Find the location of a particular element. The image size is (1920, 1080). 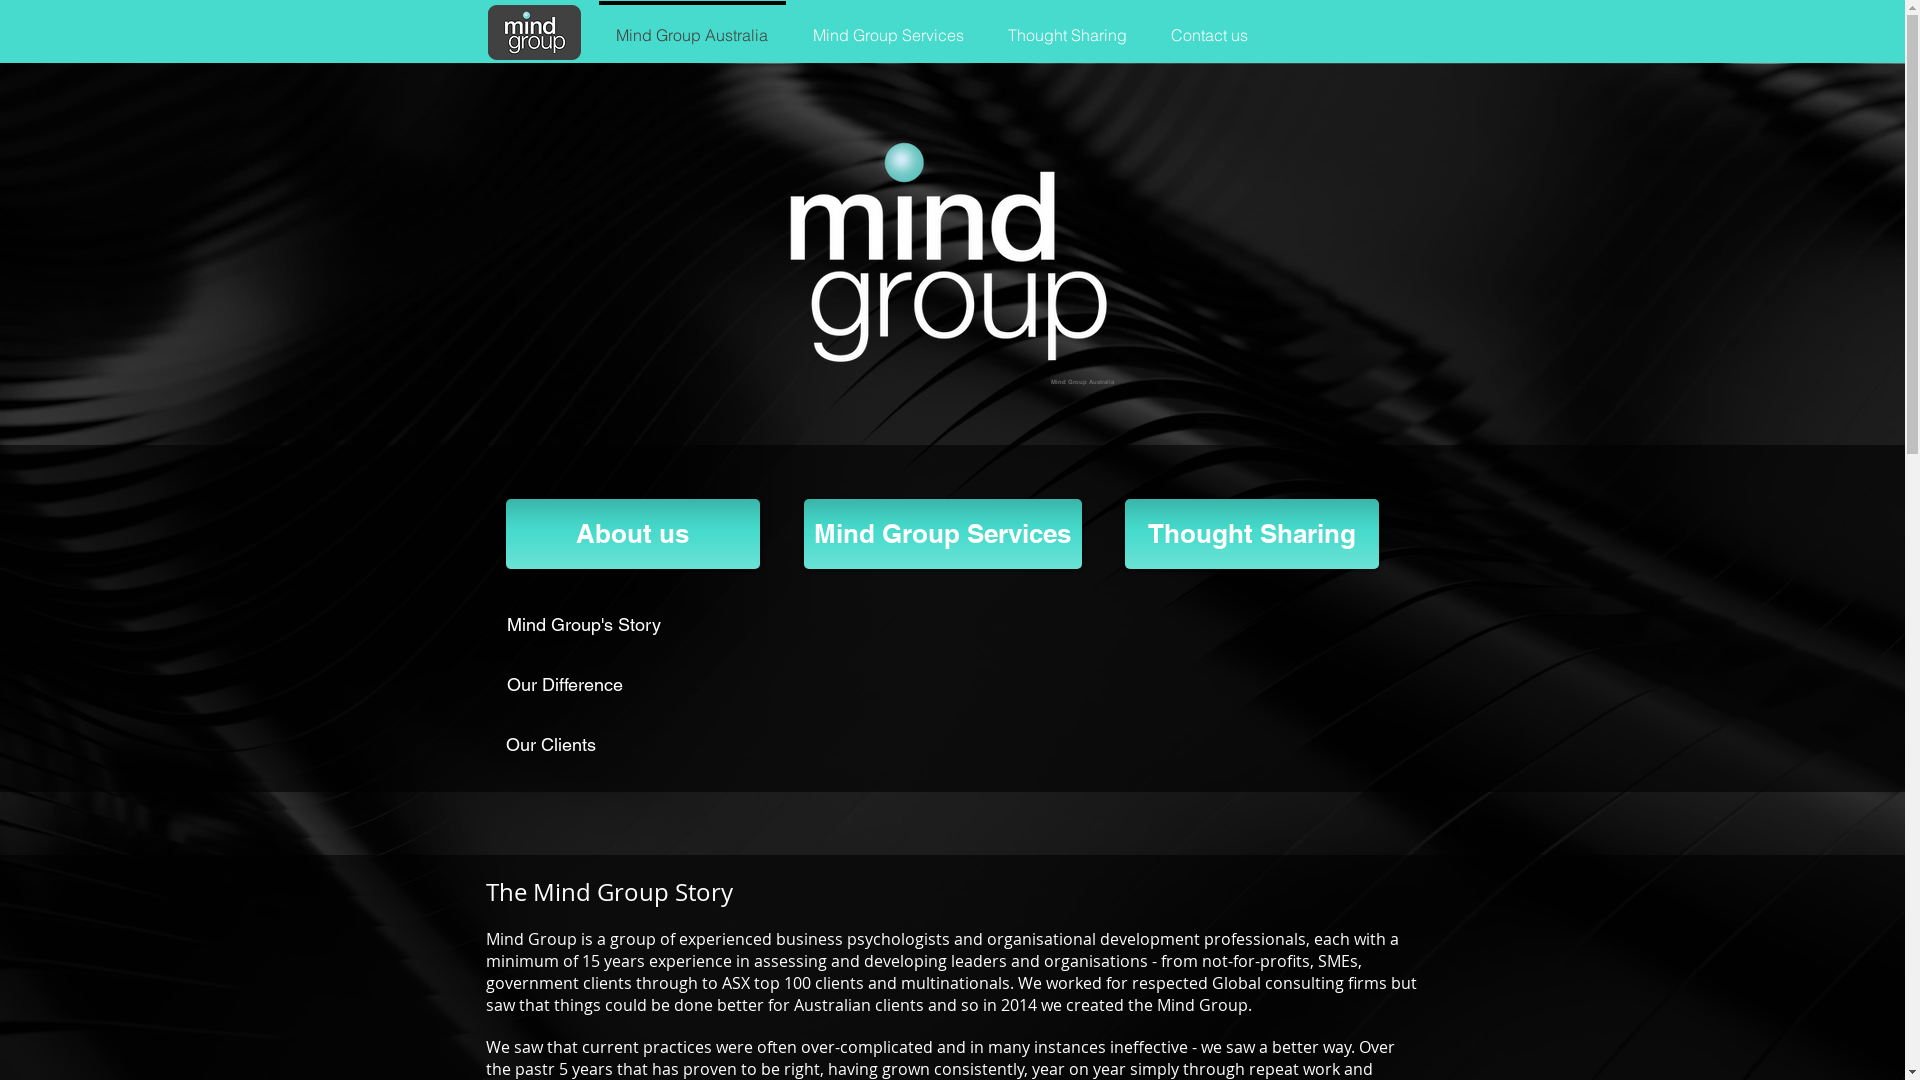

'Mind Group Australia' is located at coordinates (943, 252).